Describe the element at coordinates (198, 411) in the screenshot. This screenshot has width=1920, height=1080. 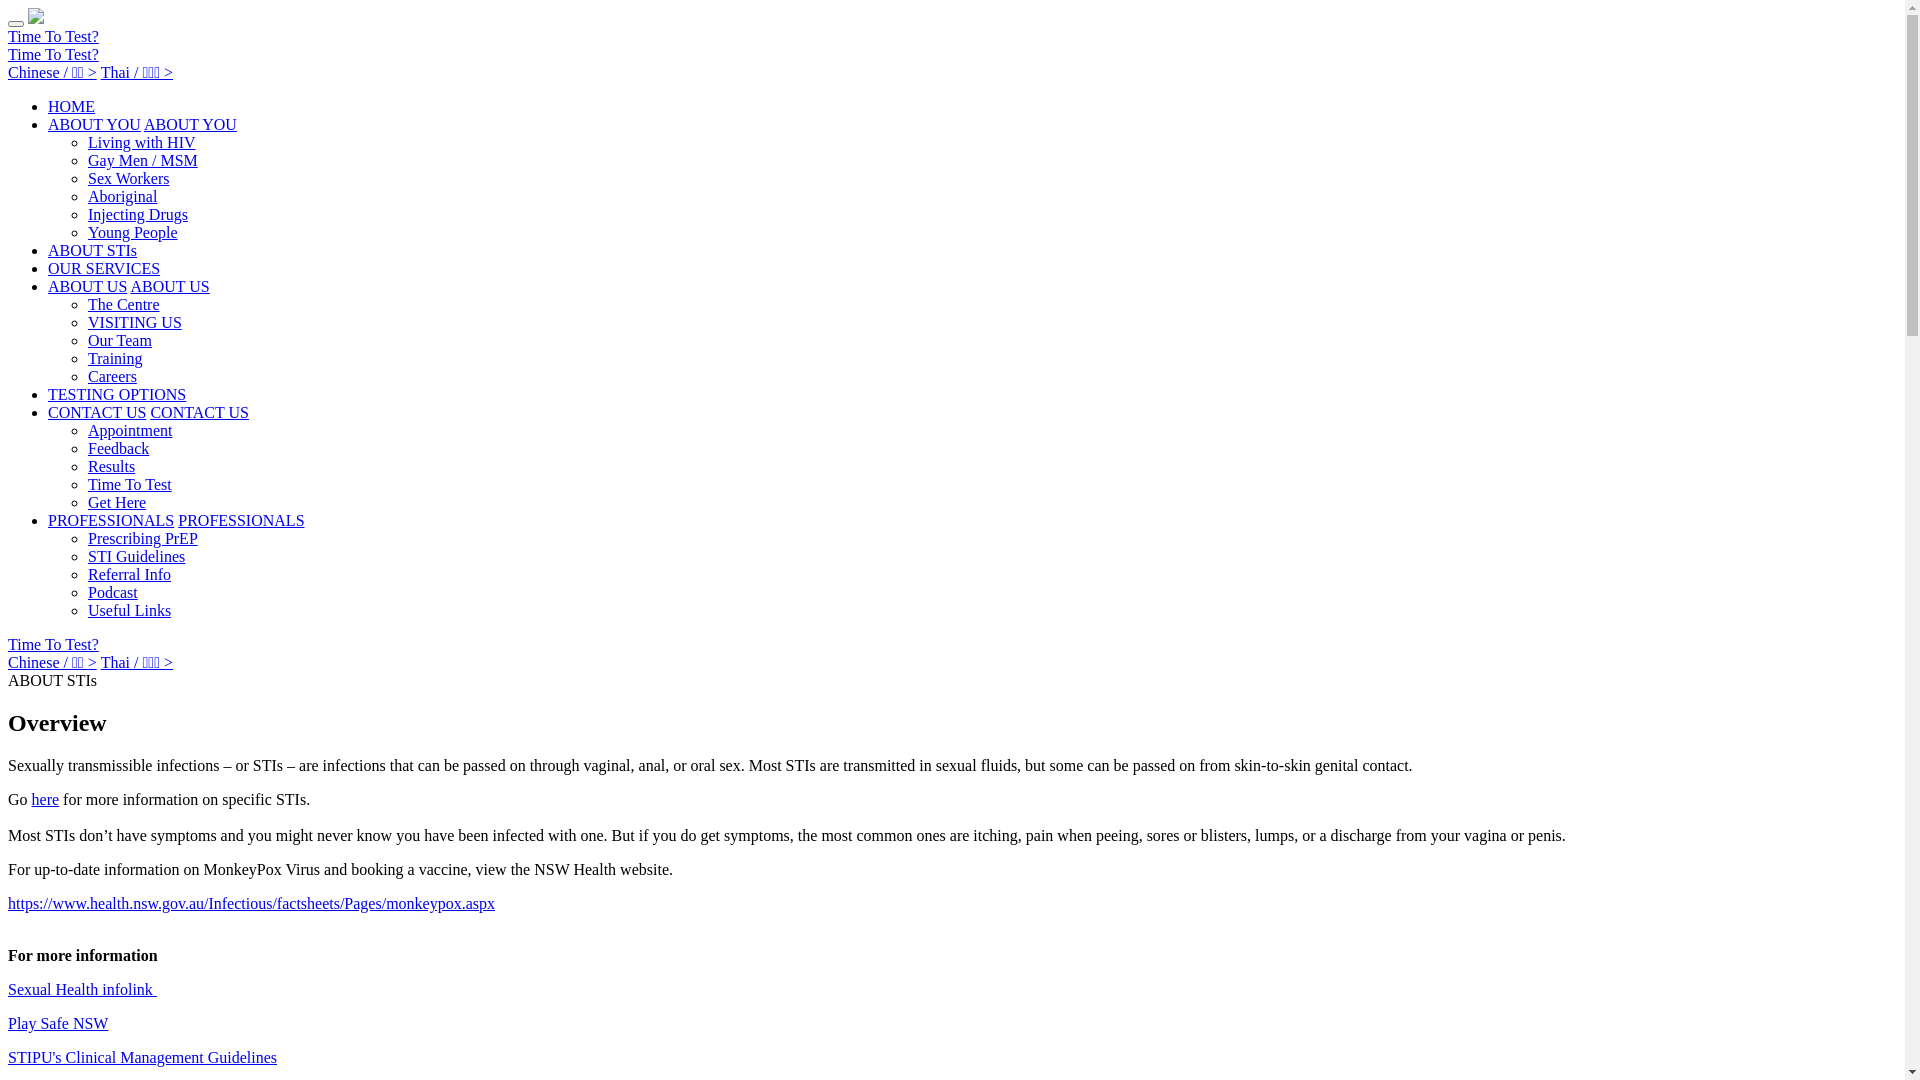
I see `'CONTACT US'` at that location.